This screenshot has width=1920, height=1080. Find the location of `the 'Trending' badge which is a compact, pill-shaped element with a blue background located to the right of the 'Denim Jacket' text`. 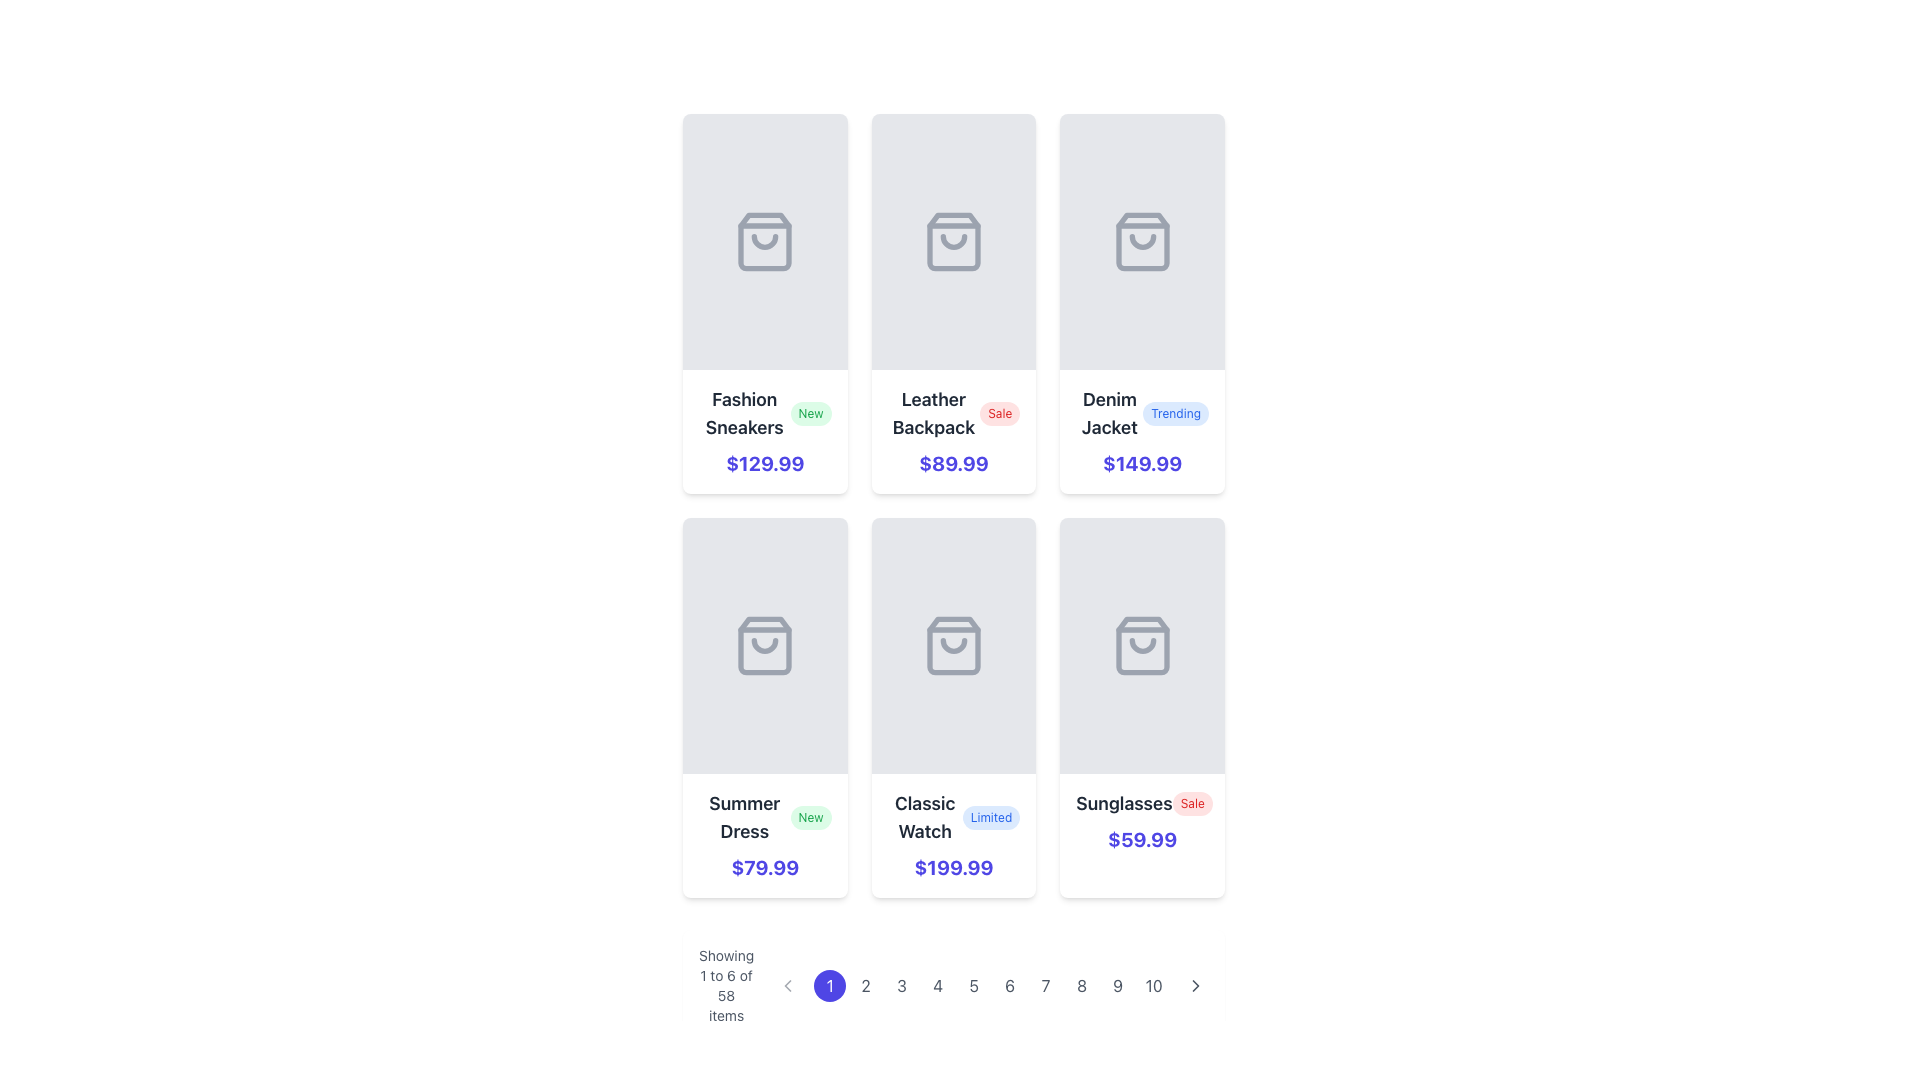

the 'Trending' badge which is a compact, pill-shaped element with a blue background located to the right of the 'Denim Jacket' text is located at coordinates (1176, 412).